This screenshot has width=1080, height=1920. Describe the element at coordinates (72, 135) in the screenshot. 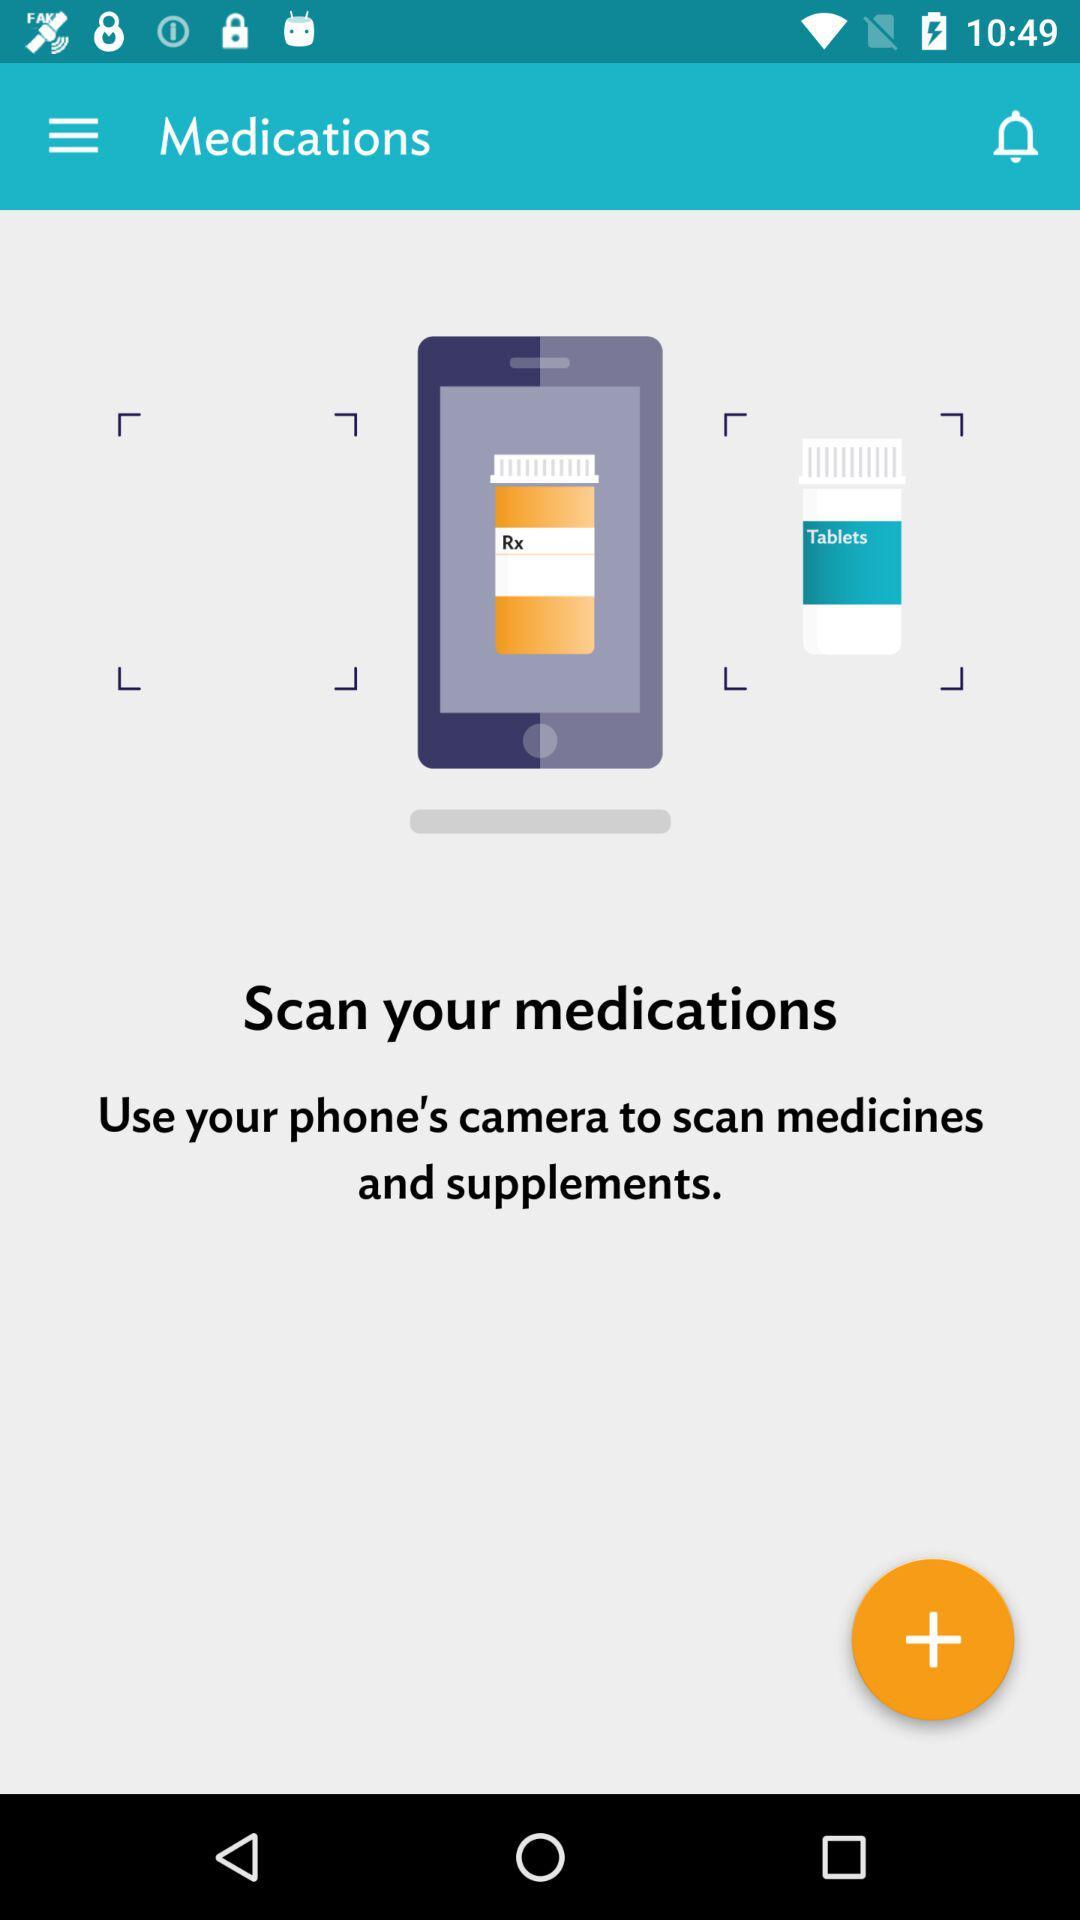

I see `the app to the left of medications item` at that location.